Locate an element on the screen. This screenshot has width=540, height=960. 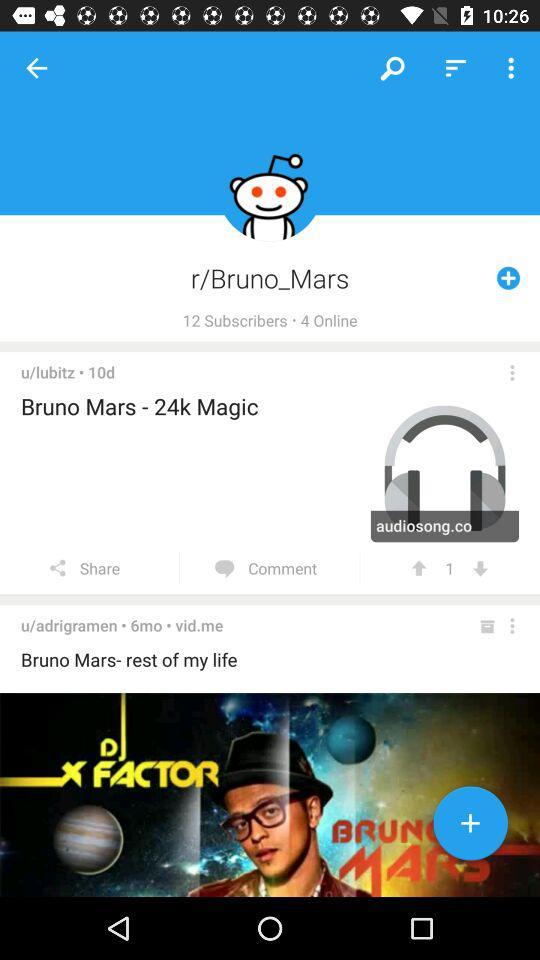
the item above r/bruno_mars is located at coordinates (455, 68).